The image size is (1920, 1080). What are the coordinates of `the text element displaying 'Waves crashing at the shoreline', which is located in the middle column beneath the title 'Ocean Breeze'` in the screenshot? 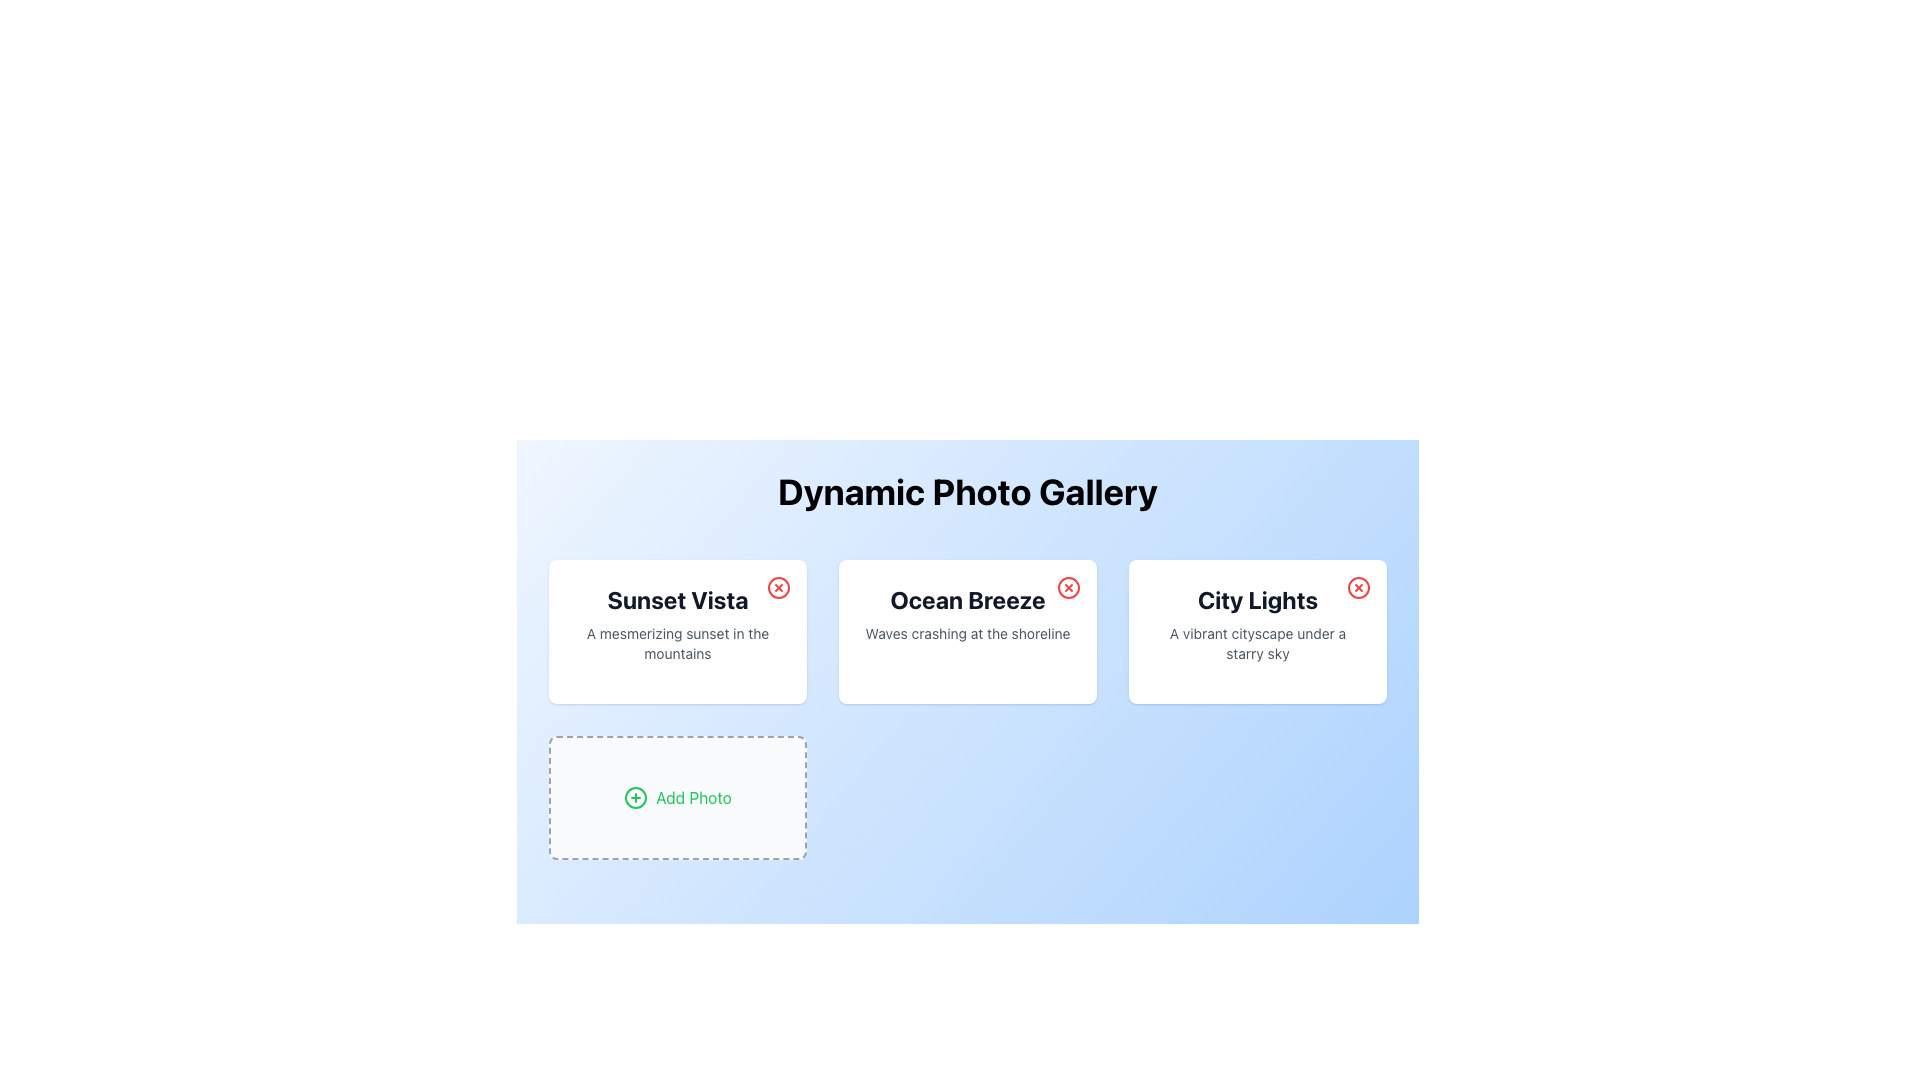 It's located at (968, 633).